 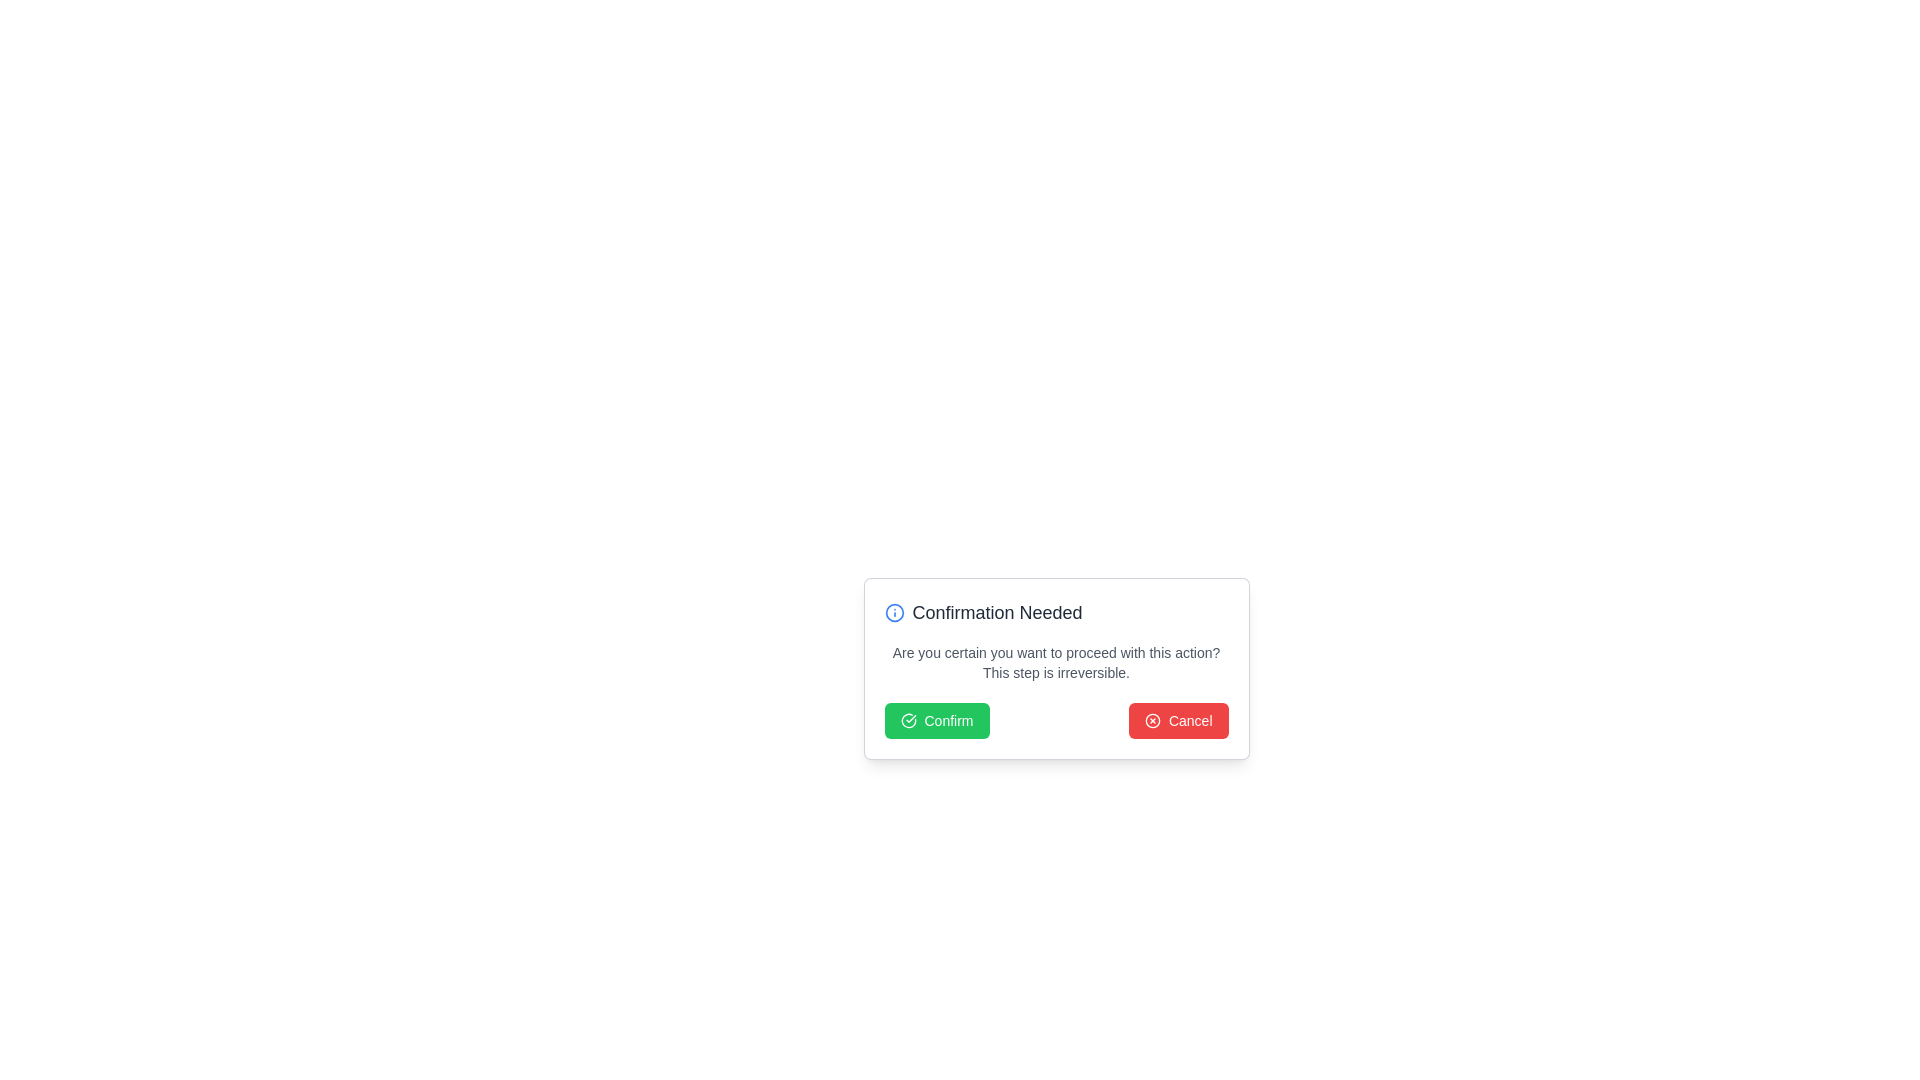 What do you see at coordinates (893, 612) in the screenshot?
I see `the informational or warning icon located on the left side of the modal dialog's header, adjacent to the text 'Confirmation Needed'` at bounding box center [893, 612].